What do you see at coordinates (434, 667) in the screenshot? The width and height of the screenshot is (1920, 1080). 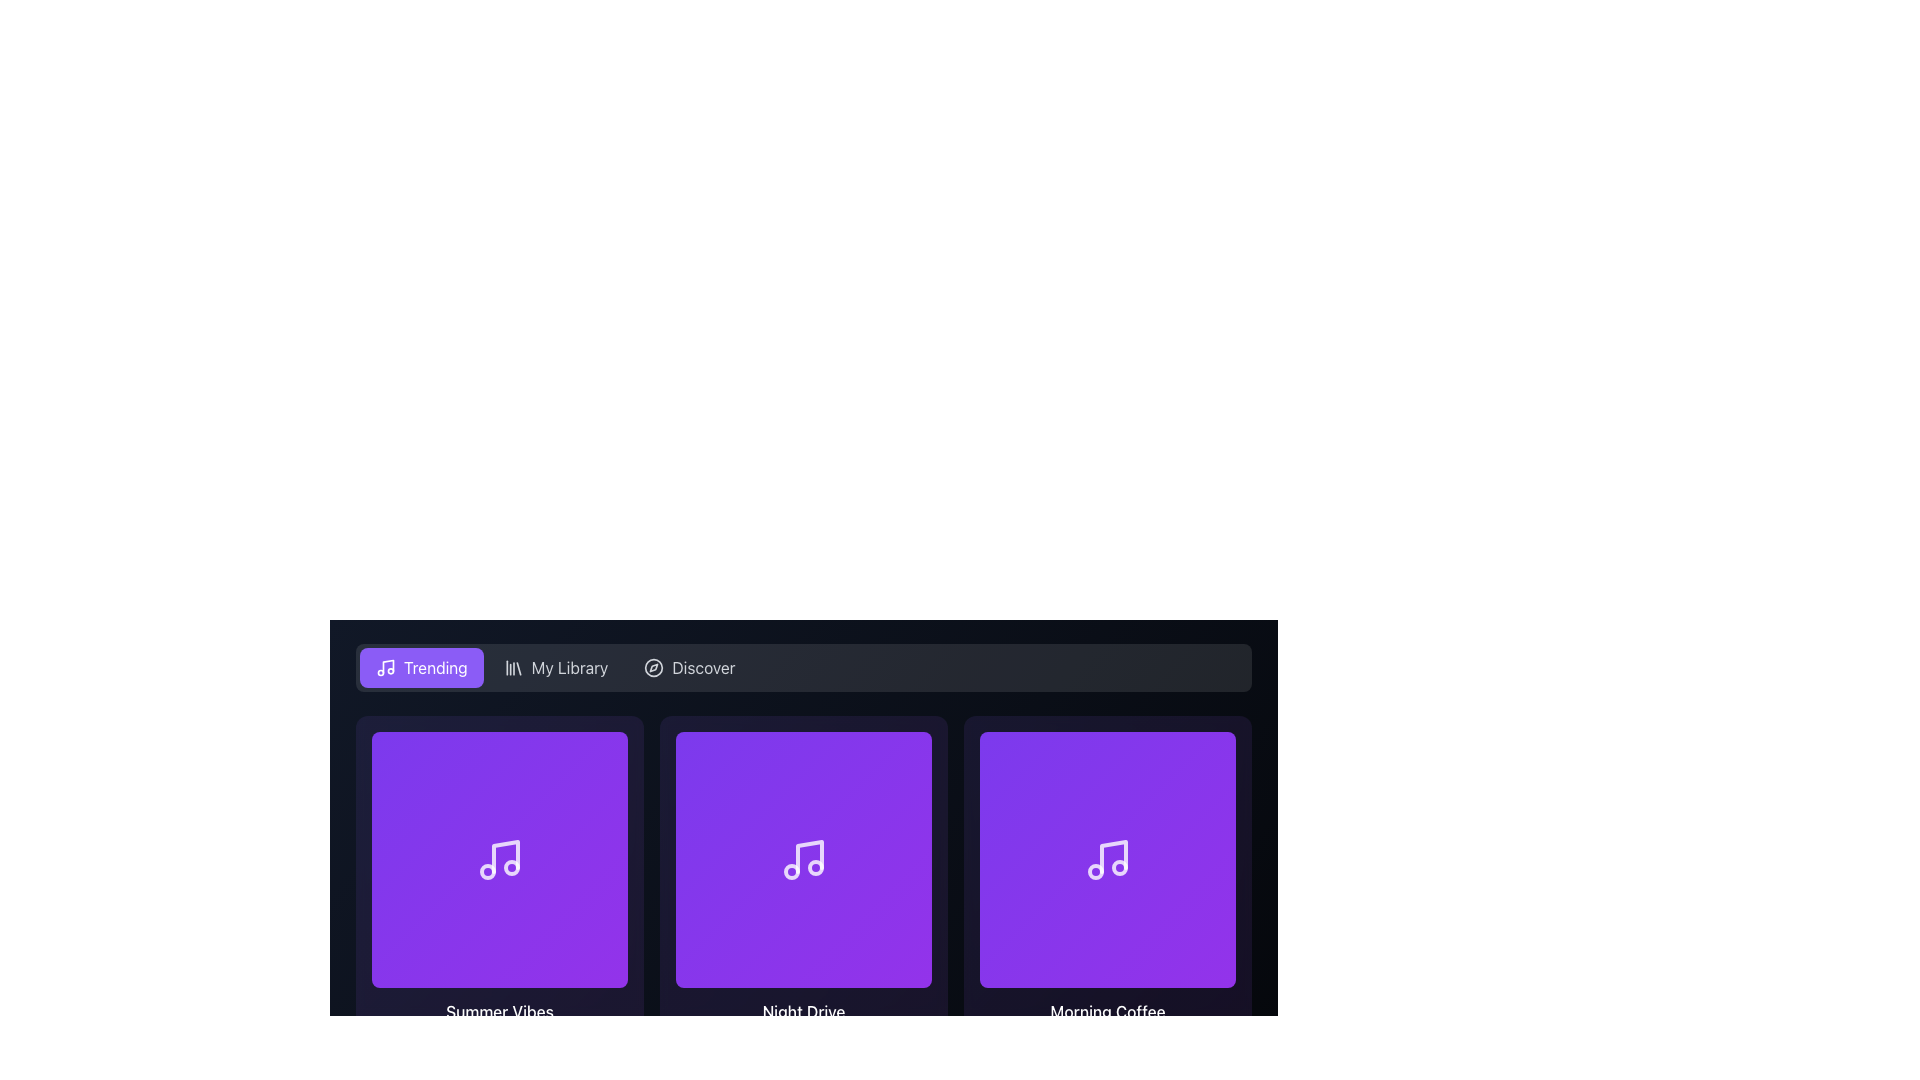 I see `the 'Trending' text label, which is displayed in white on a purple background` at bounding box center [434, 667].